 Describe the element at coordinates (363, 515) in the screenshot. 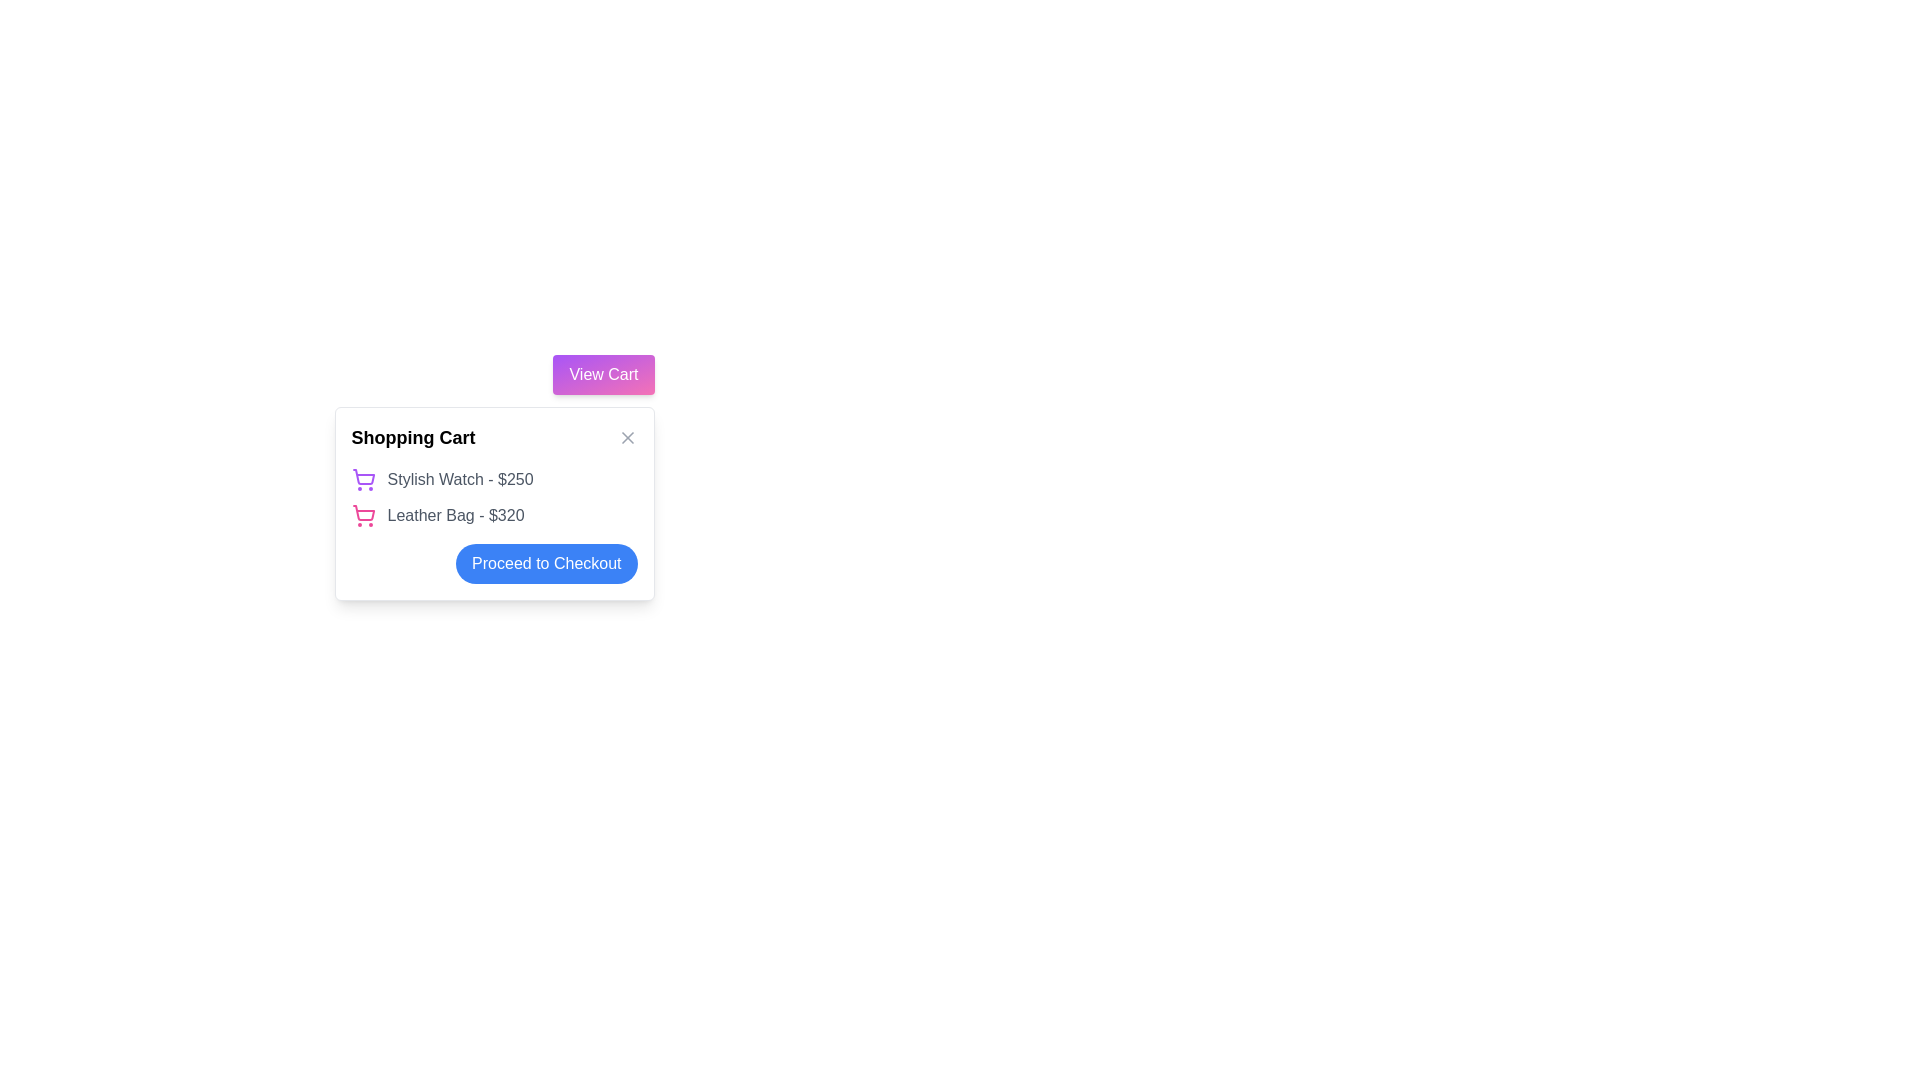

I see `the pink shopping cart icon located to the left of the text 'Leather Bag - $320' in the shopping cart UI` at that location.